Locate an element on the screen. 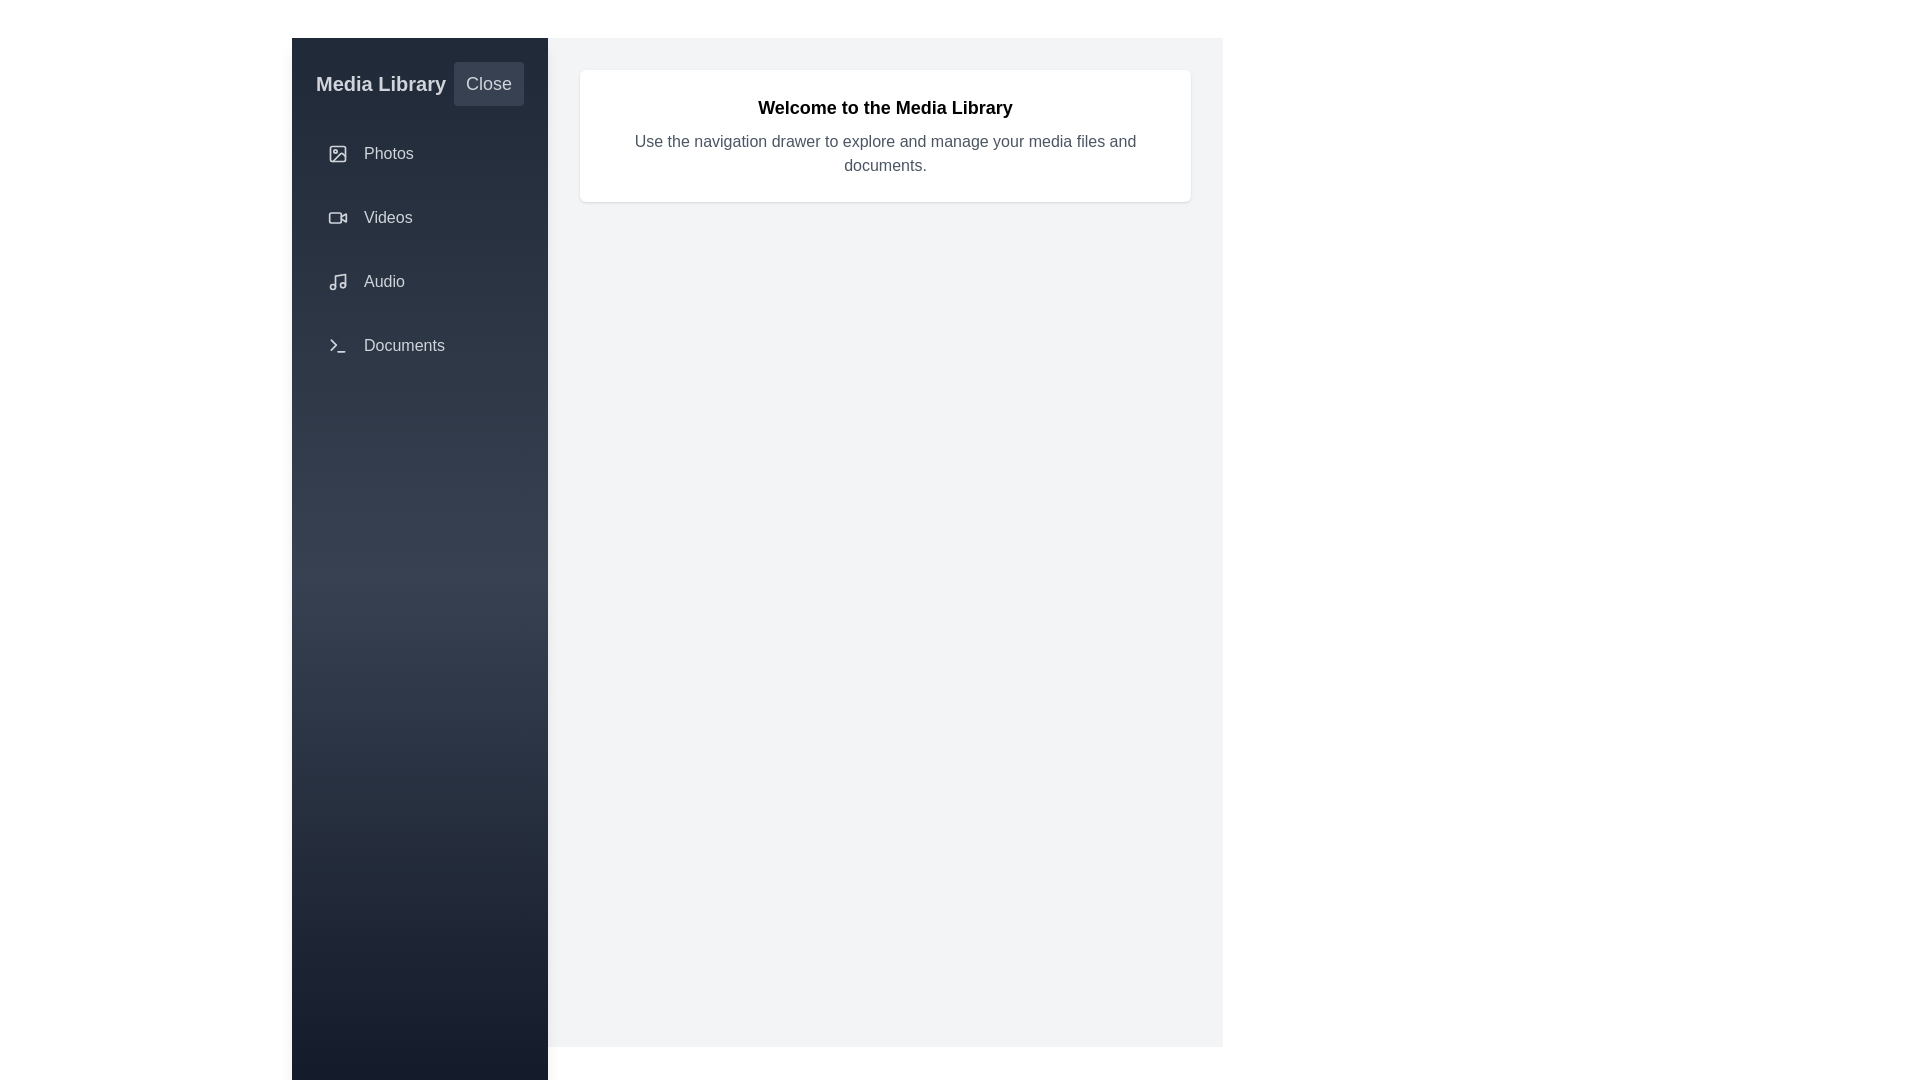  the navigation item corresponding to Photos is located at coordinates (419, 153).